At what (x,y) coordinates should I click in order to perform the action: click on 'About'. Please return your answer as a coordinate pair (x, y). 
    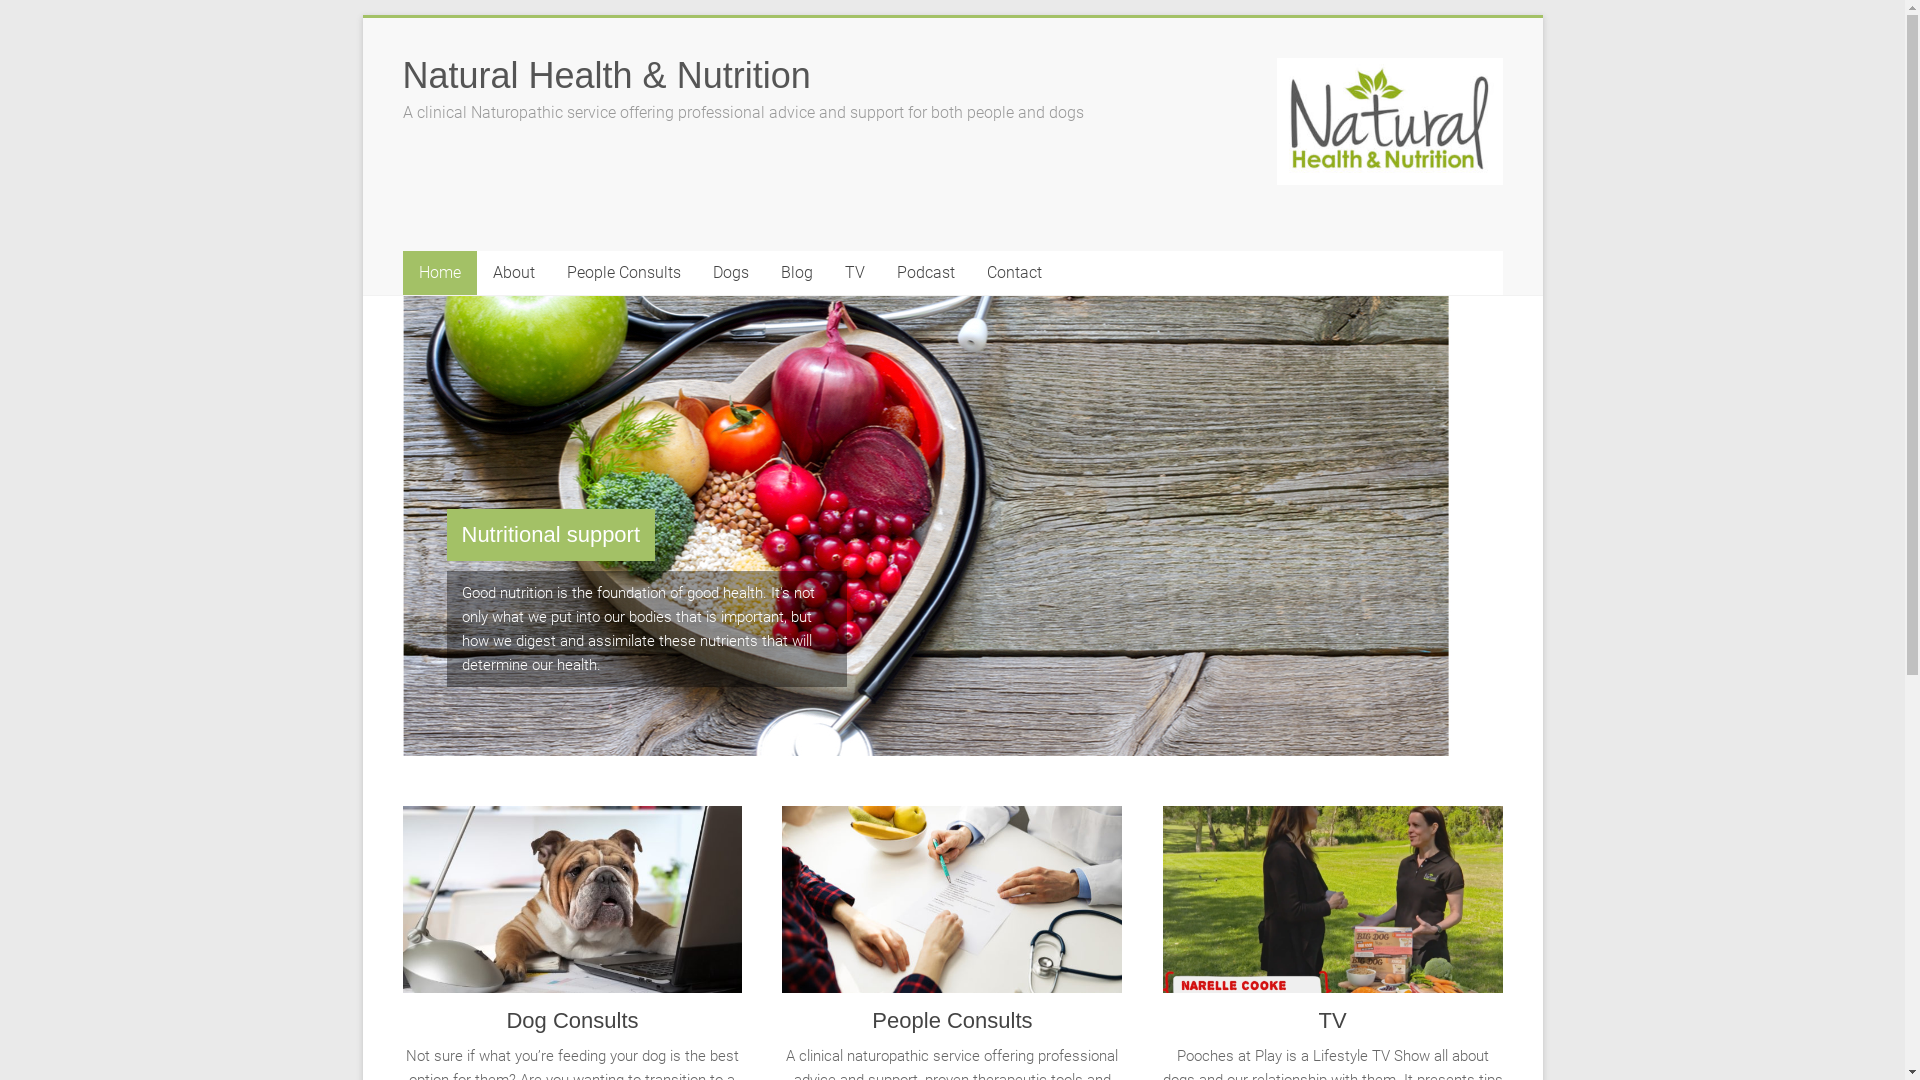
    Looking at the image, I should click on (513, 273).